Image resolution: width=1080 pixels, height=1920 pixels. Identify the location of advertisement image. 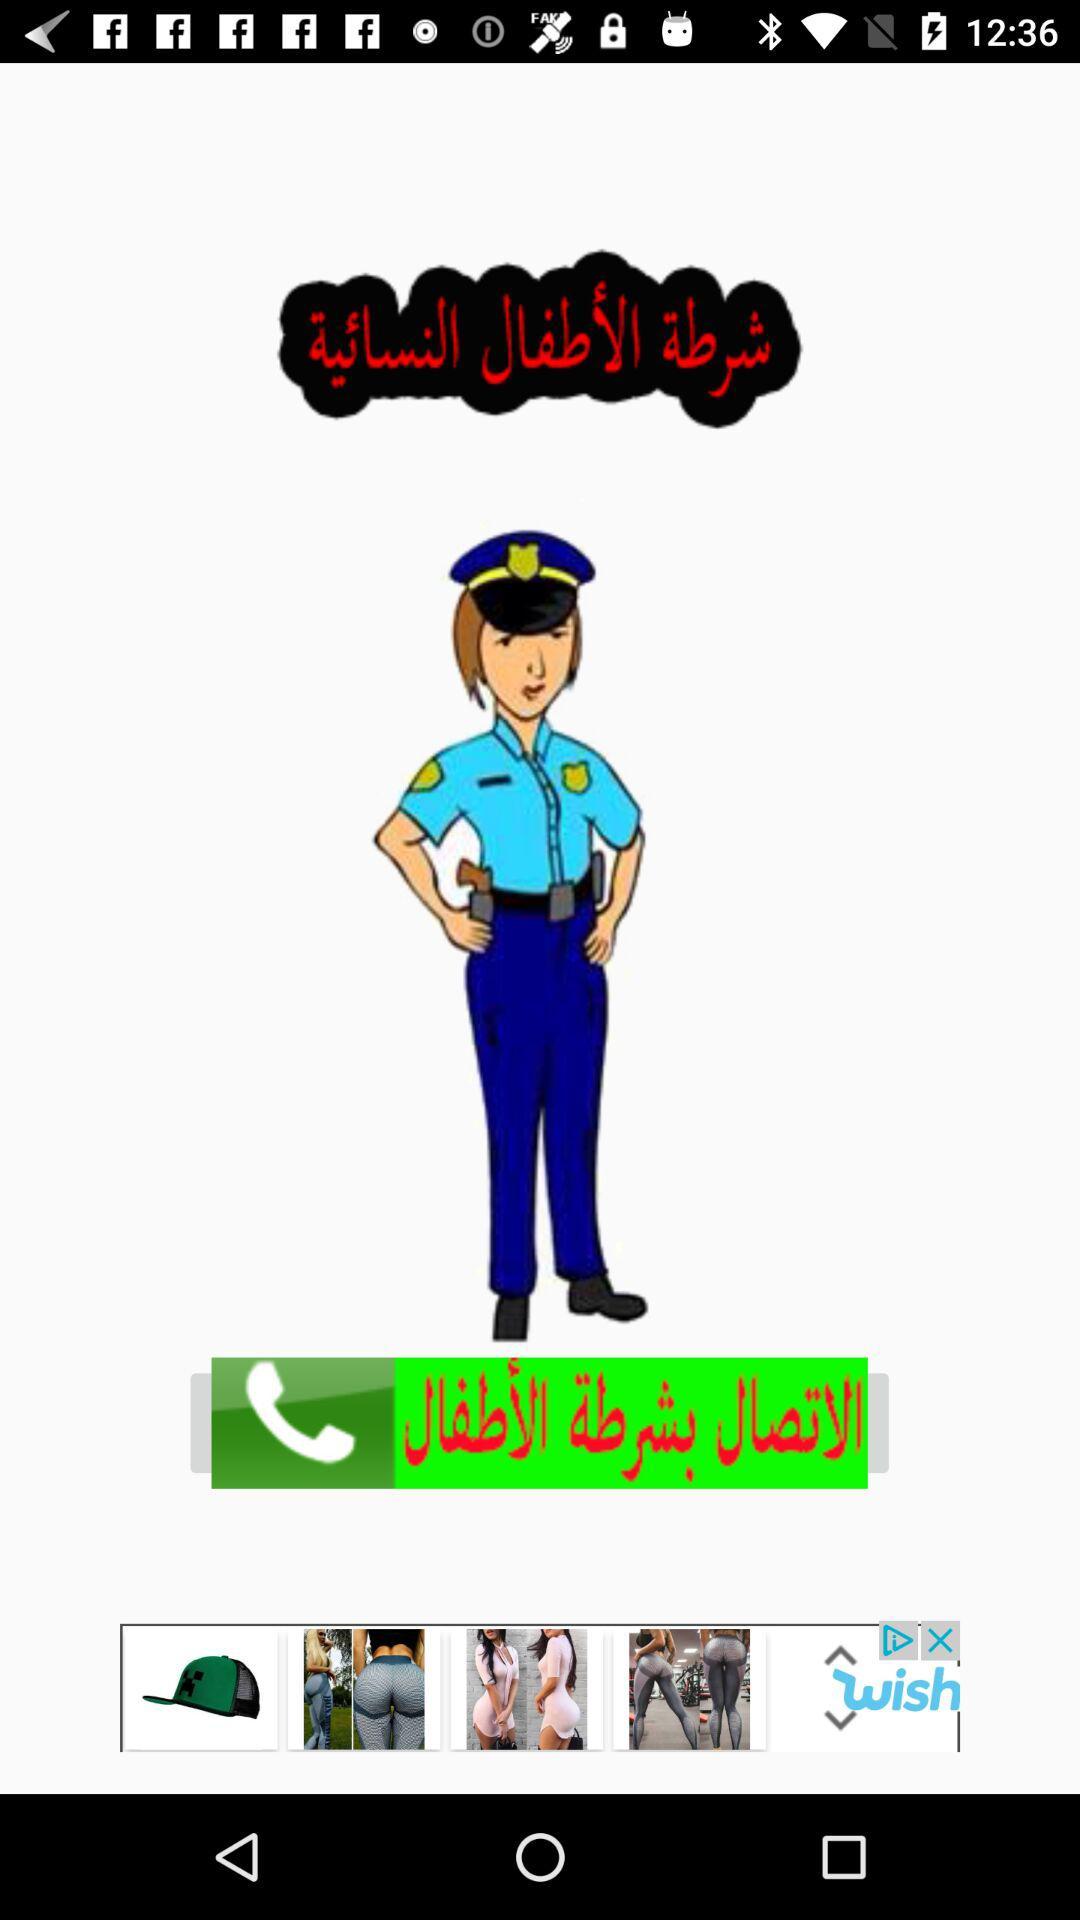
(538, 1422).